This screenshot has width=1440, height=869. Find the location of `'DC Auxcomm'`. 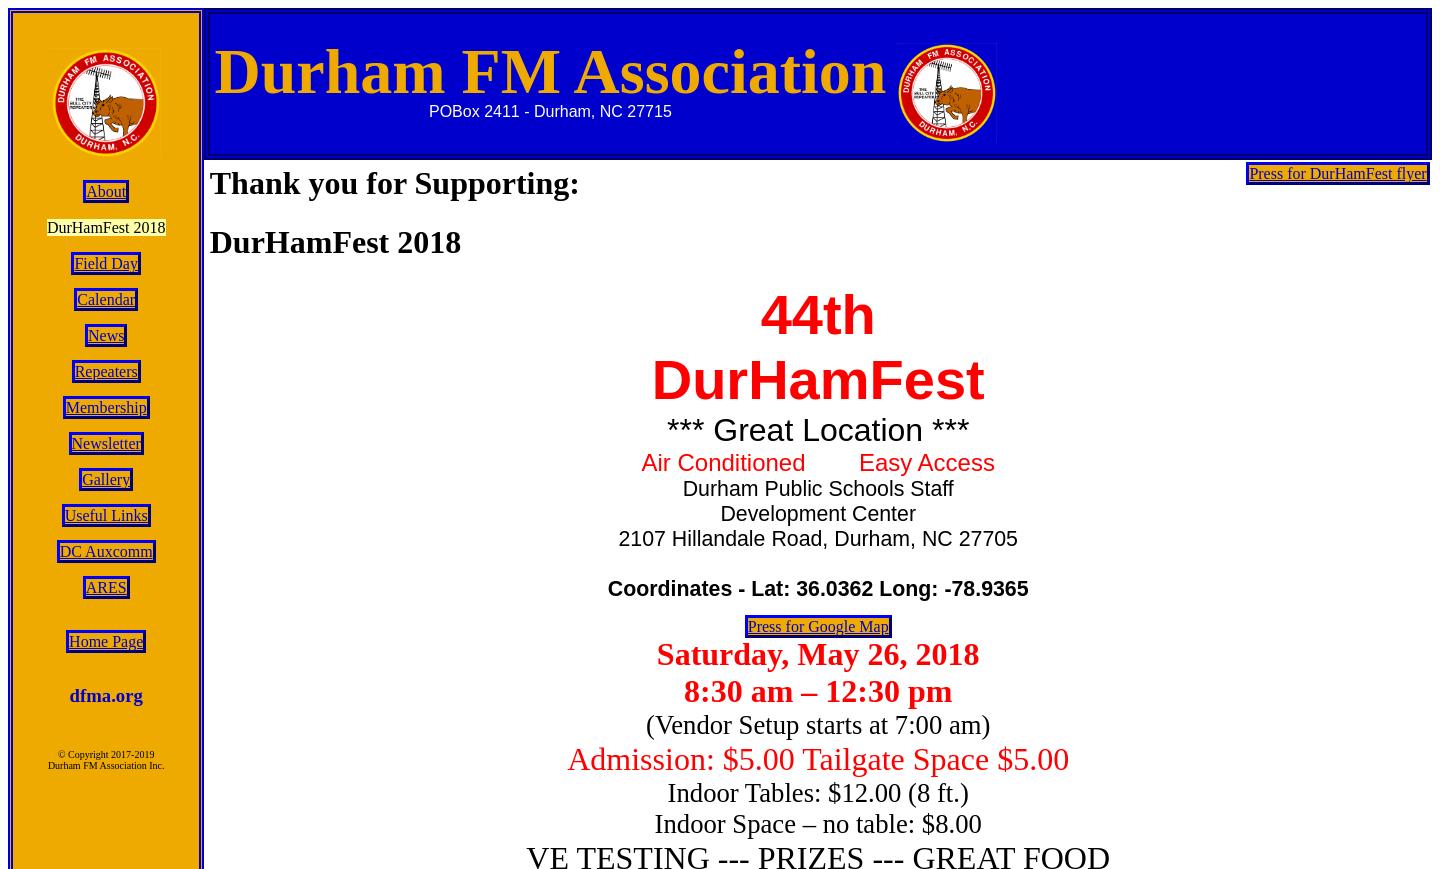

'DC Auxcomm' is located at coordinates (58, 551).